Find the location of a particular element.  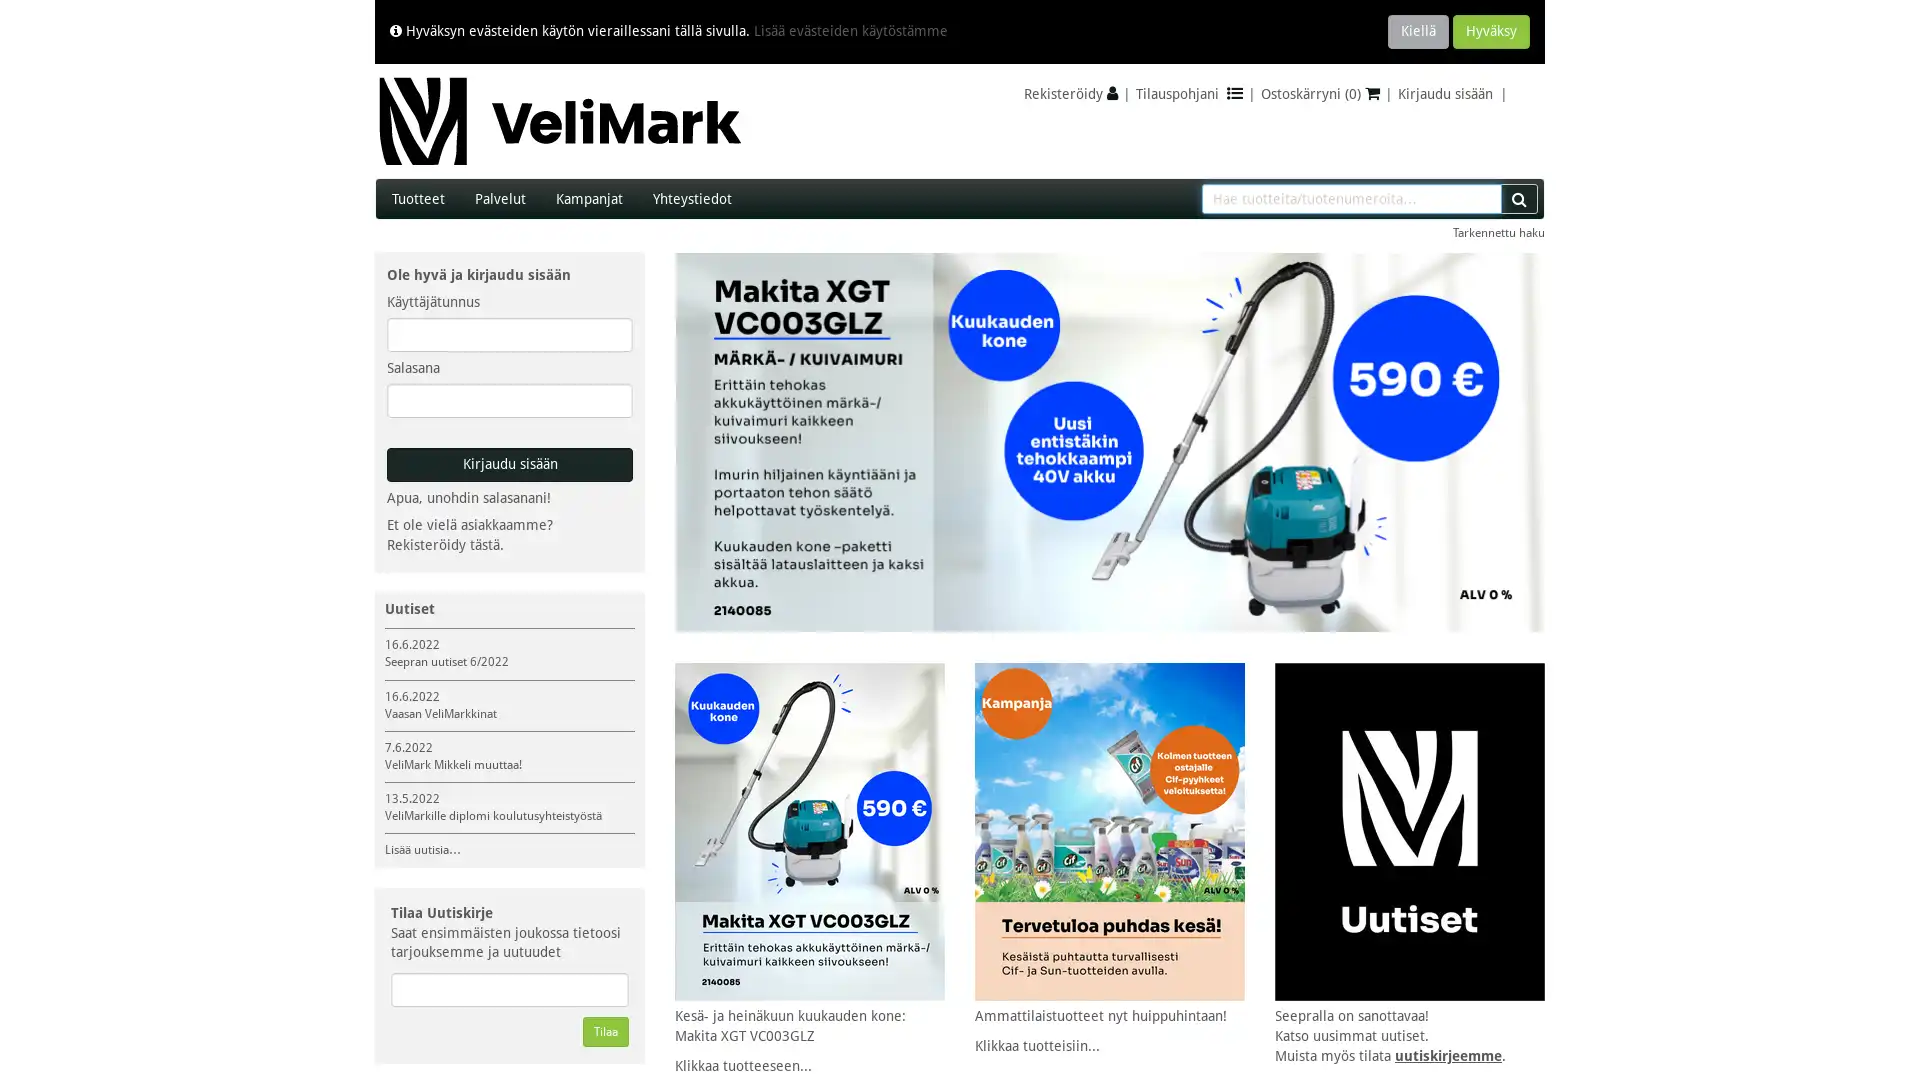

Kiella is located at coordinates (1417, 31).